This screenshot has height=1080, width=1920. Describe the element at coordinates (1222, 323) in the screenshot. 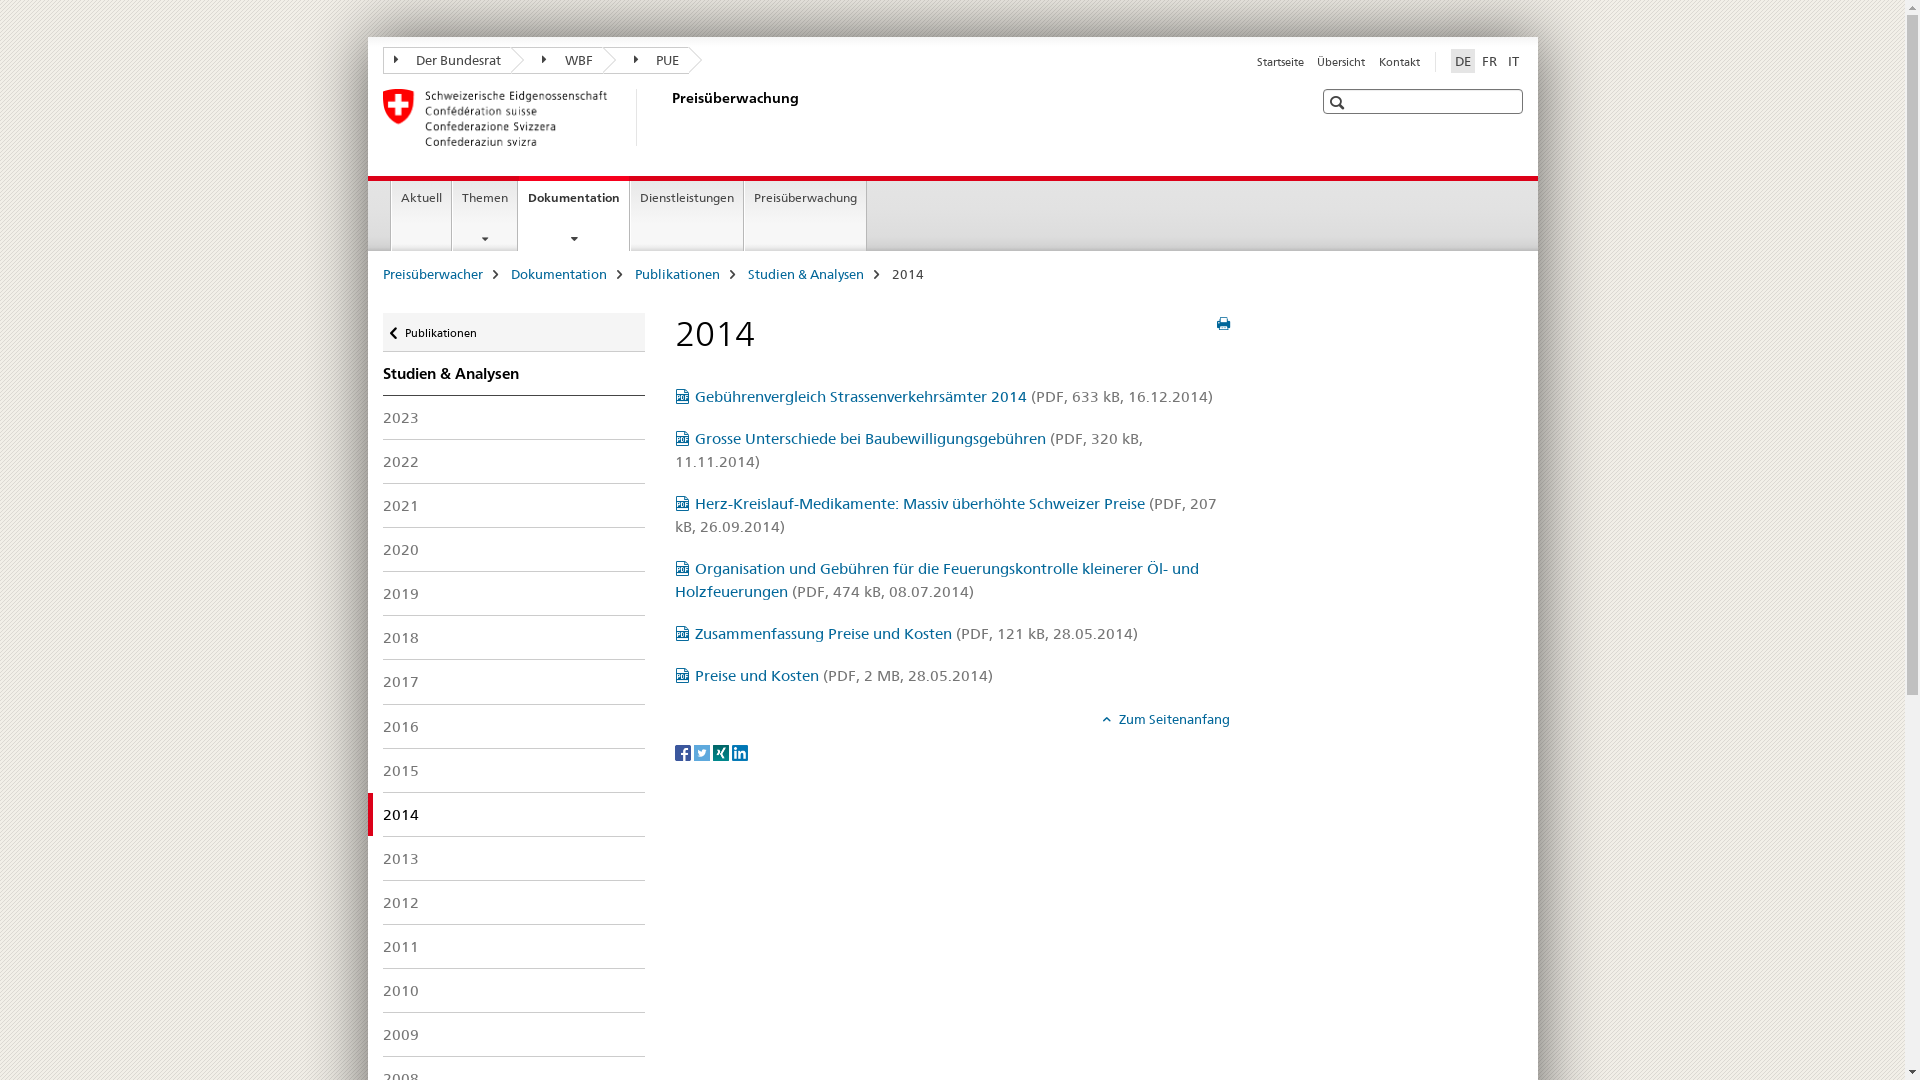

I see `'Seite drucken'` at that location.